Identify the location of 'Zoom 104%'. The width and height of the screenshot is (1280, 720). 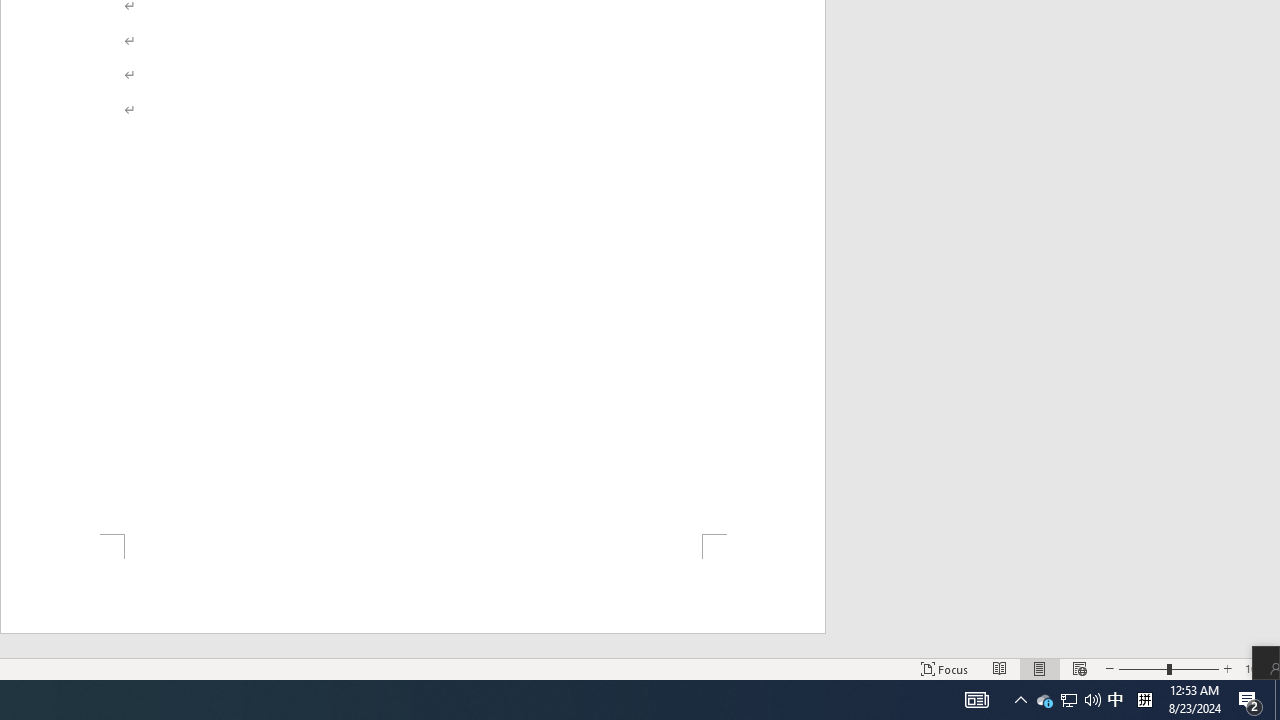
(1257, 669).